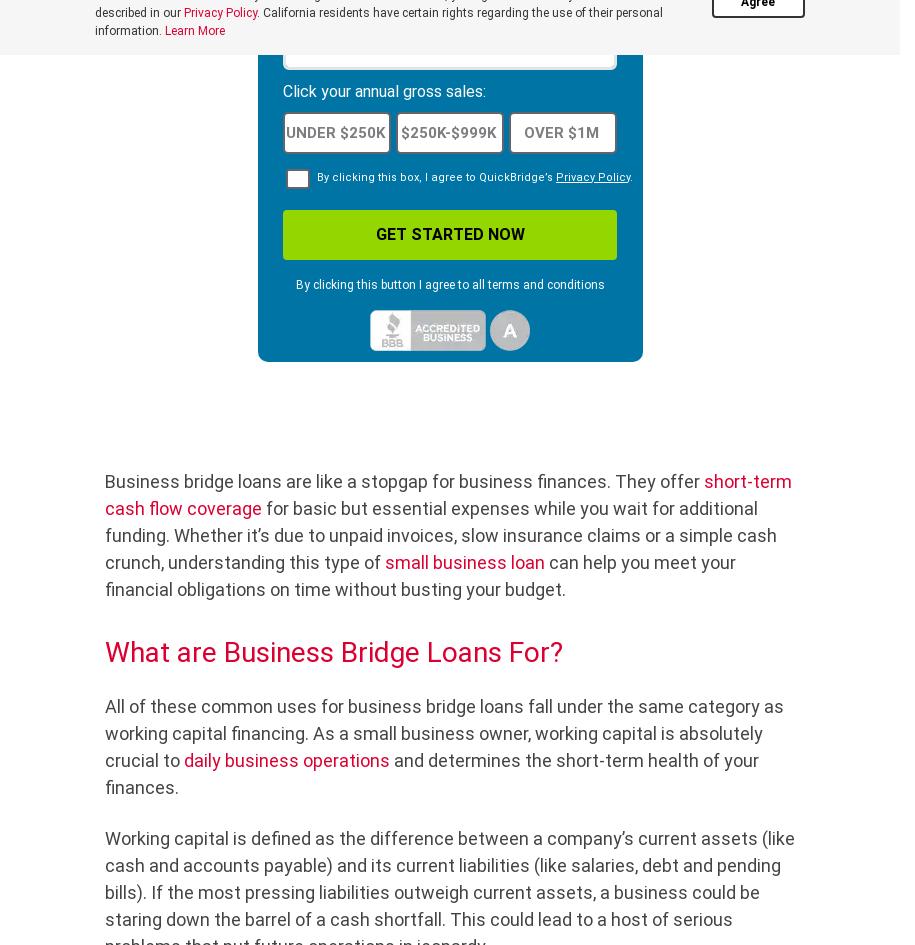 Image resolution: width=915 pixels, height=945 pixels. Describe the element at coordinates (336, 131) in the screenshot. I see `'Under $250k'` at that location.